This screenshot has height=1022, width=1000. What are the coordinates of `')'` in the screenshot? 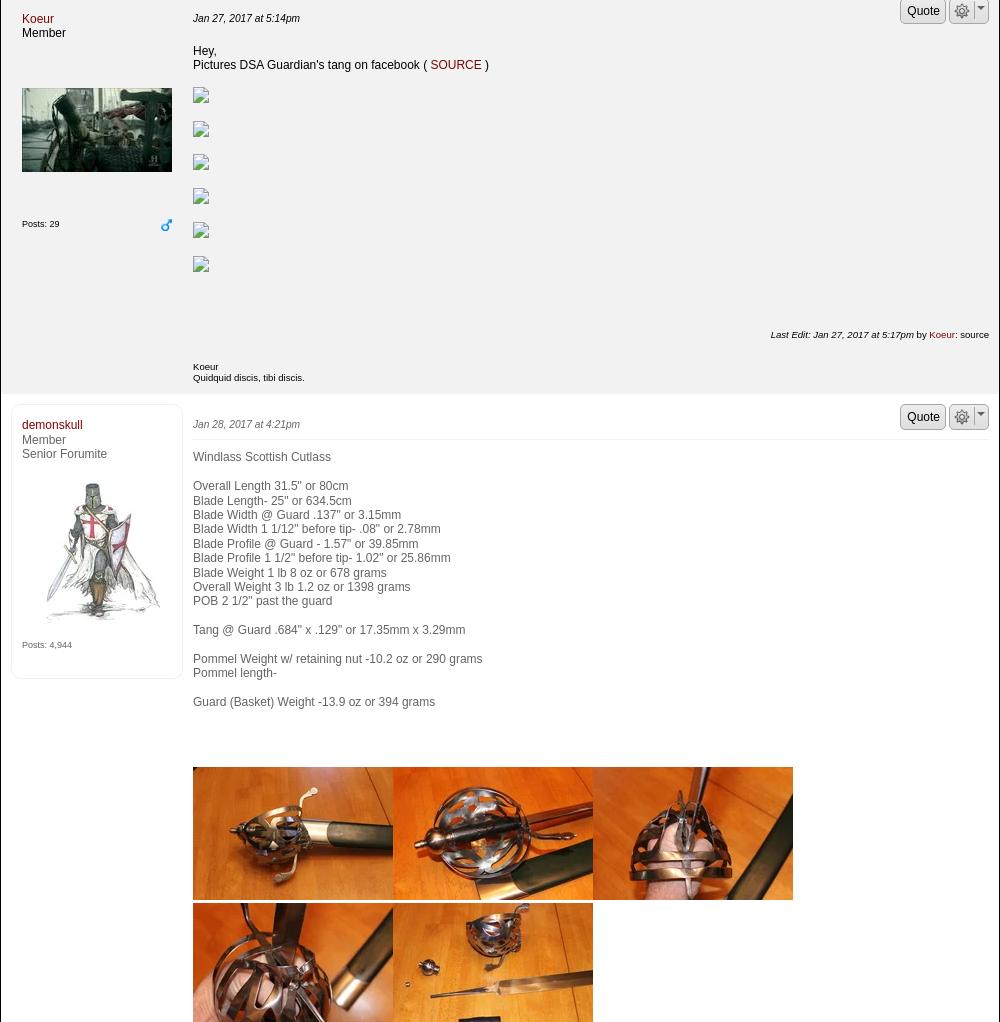 It's located at (484, 64).